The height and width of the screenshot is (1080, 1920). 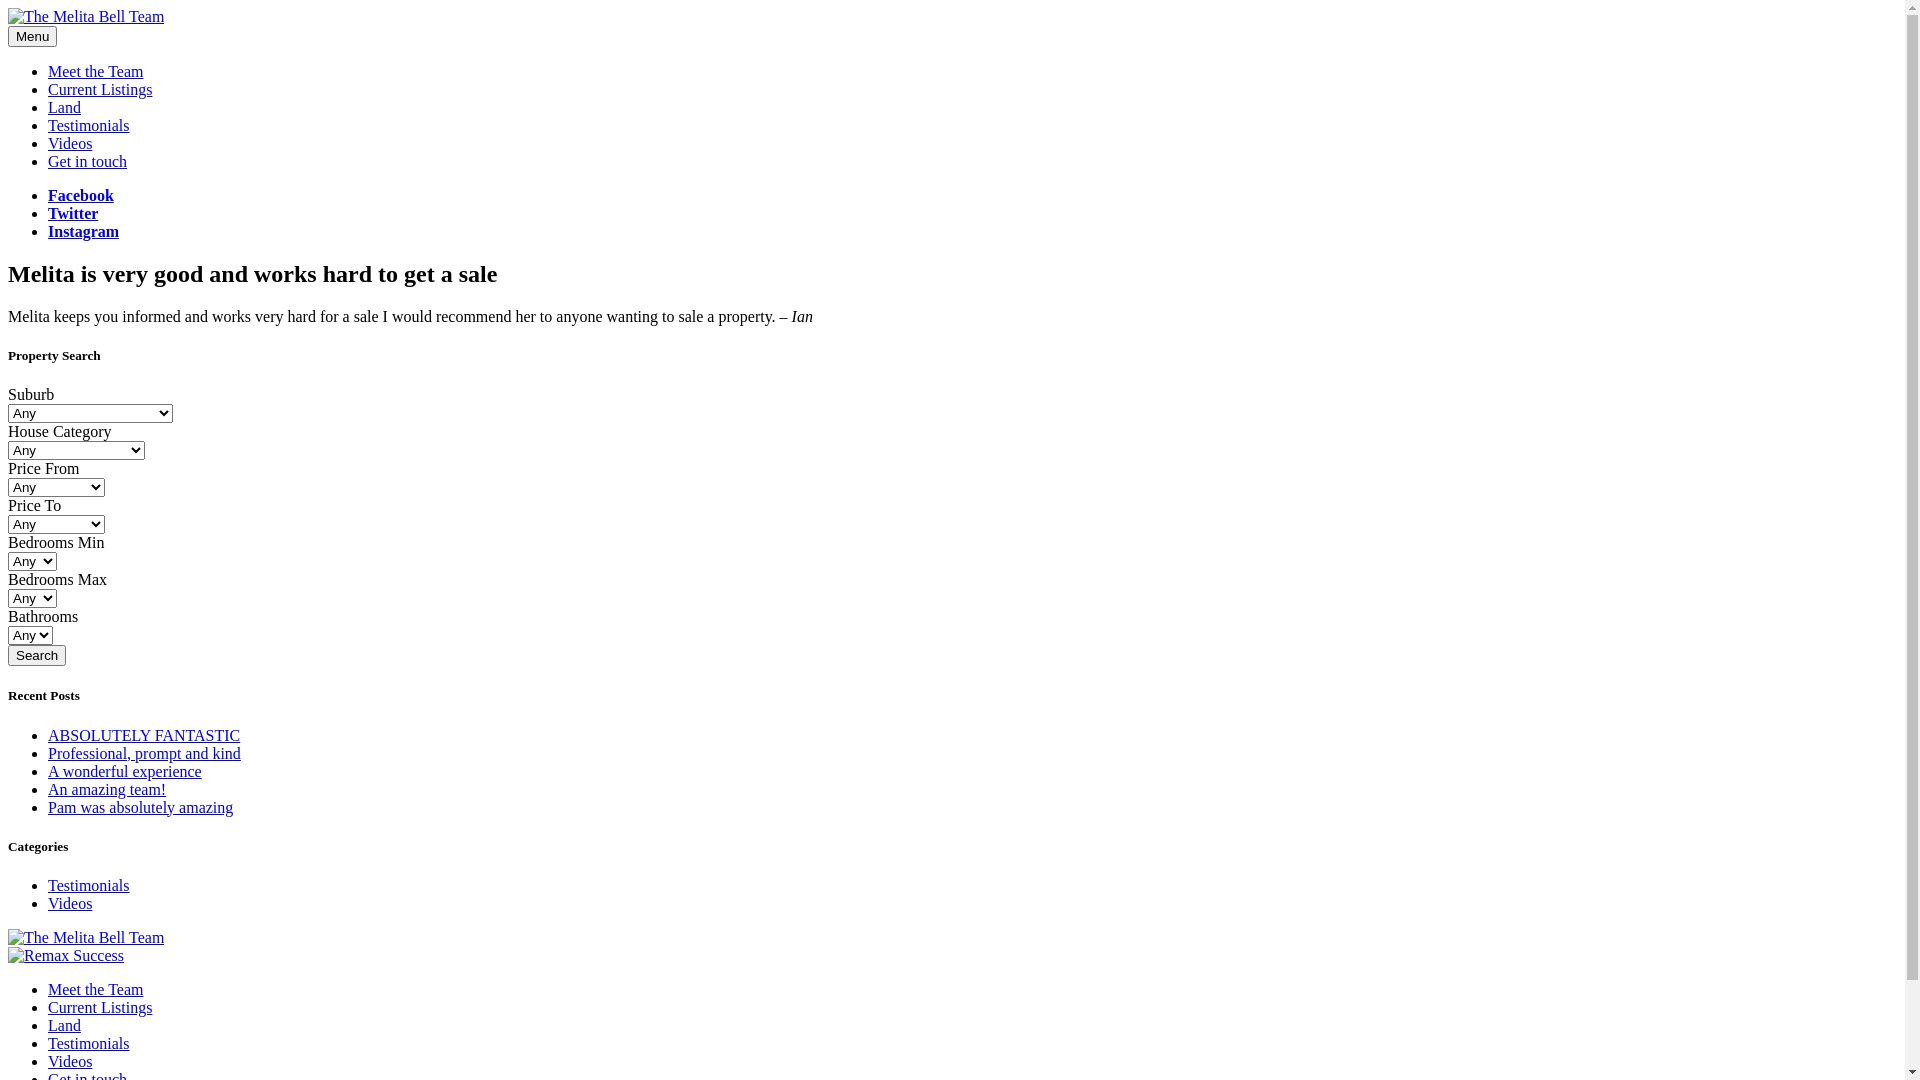 I want to click on 'Pam was absolutely amazing', so click(x=139, y=805).